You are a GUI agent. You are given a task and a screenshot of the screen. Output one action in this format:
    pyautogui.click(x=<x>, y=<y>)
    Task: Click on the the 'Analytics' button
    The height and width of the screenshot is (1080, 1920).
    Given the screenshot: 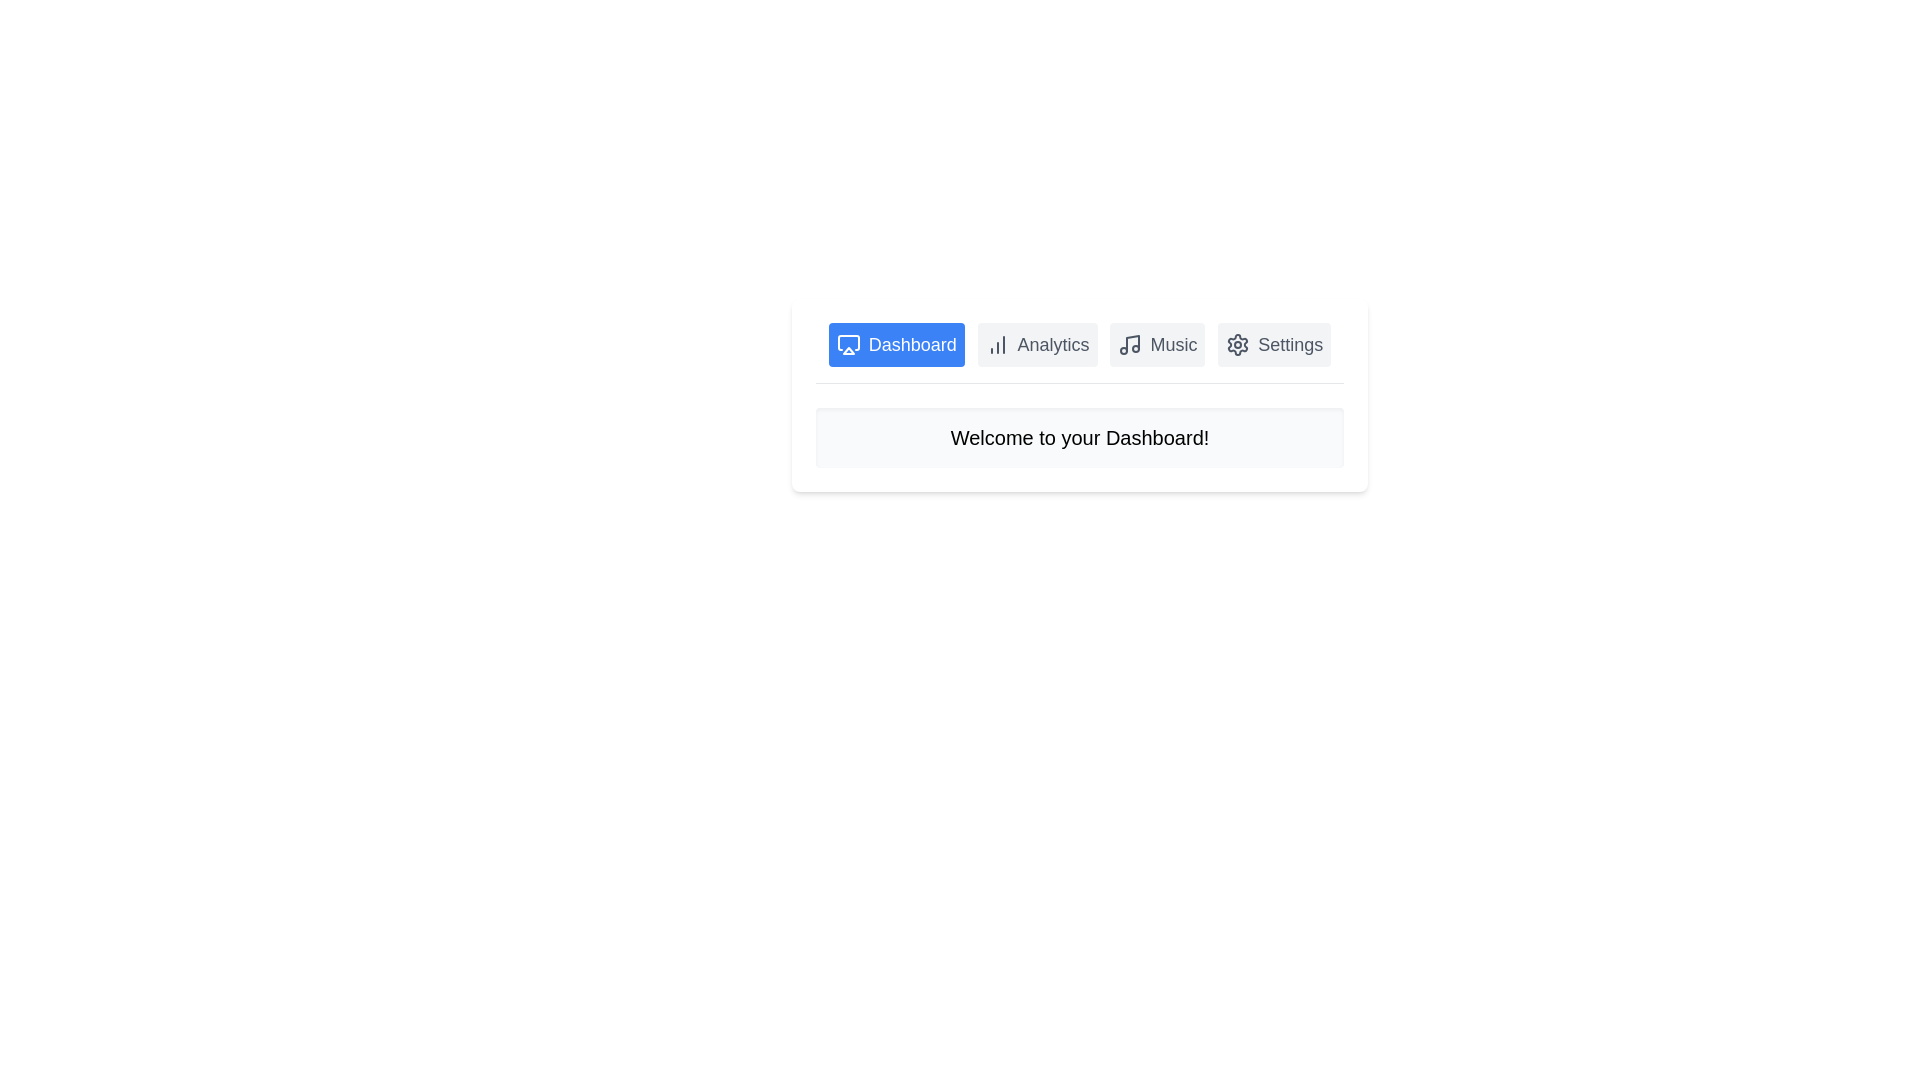 What is the action you would take?
    pyautogui.click(x=1037, y=343)
    